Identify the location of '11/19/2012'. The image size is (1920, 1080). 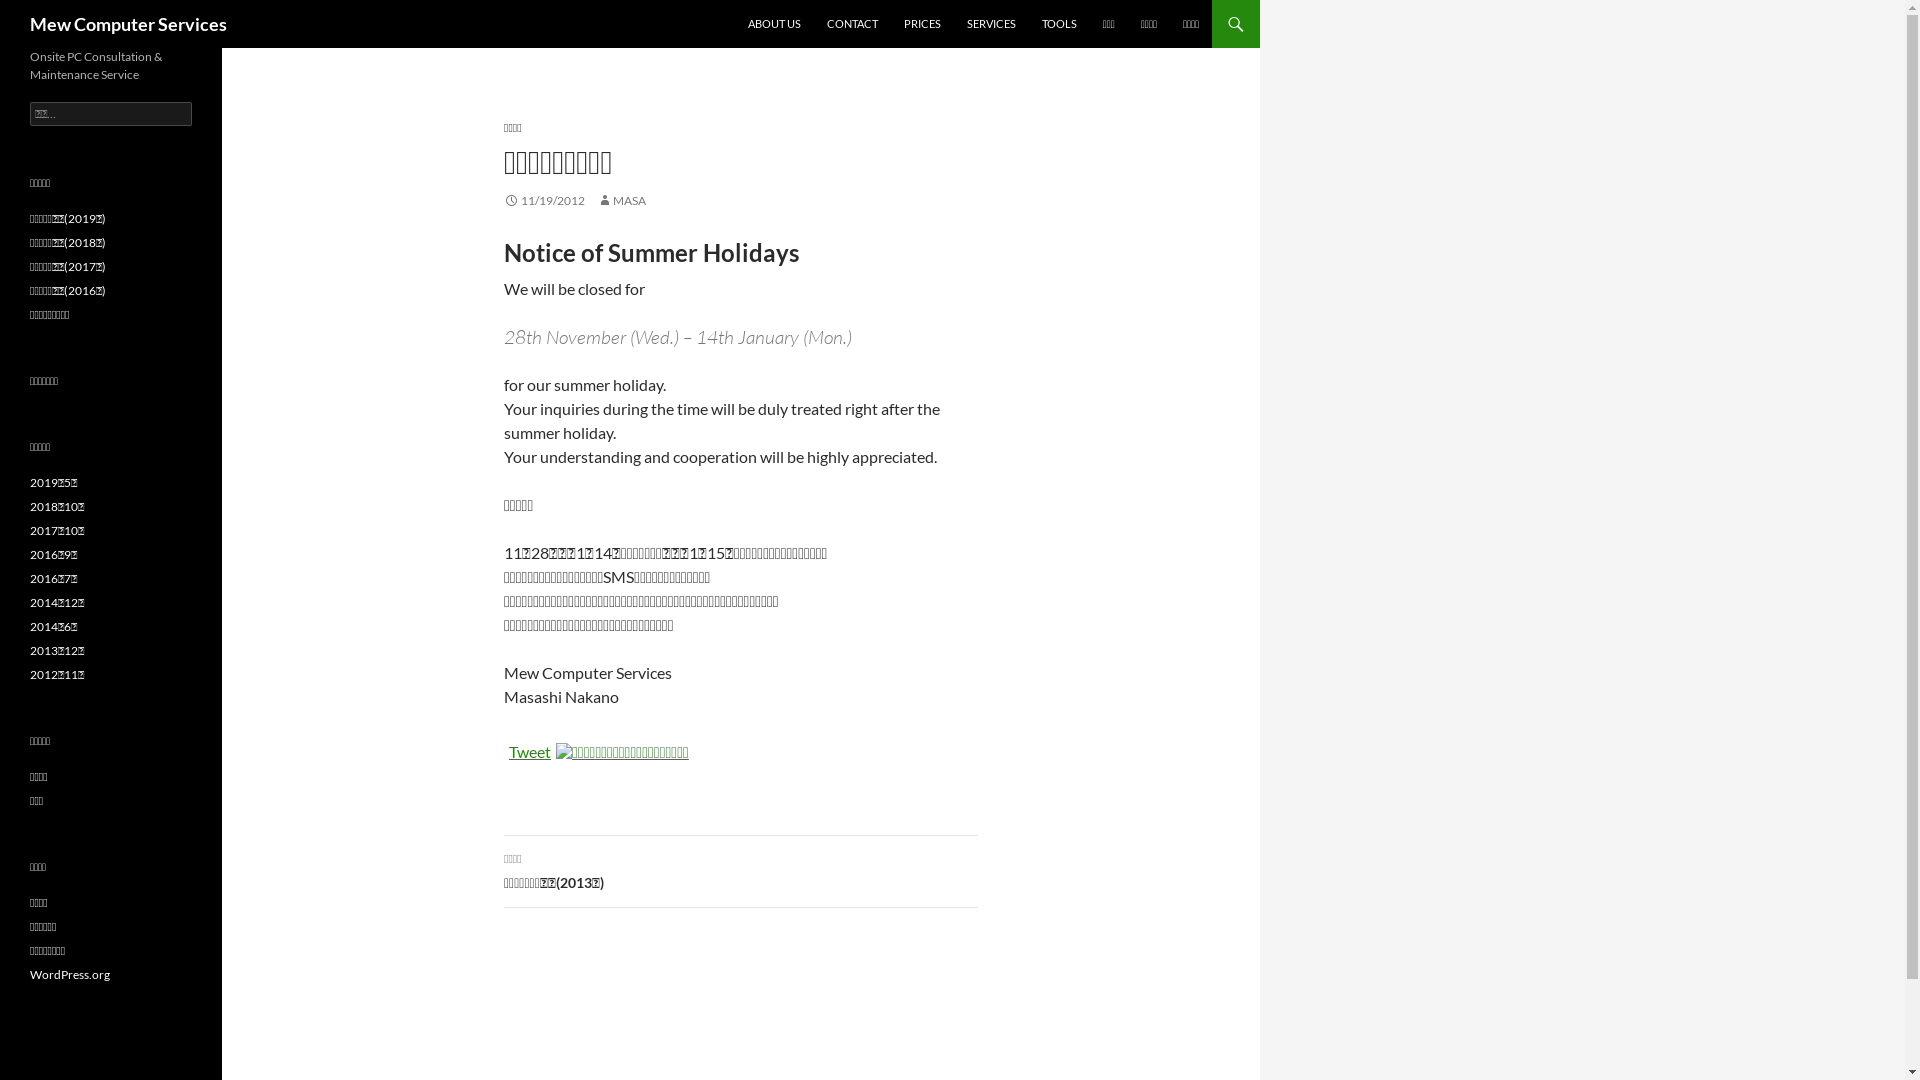
(504, 200).